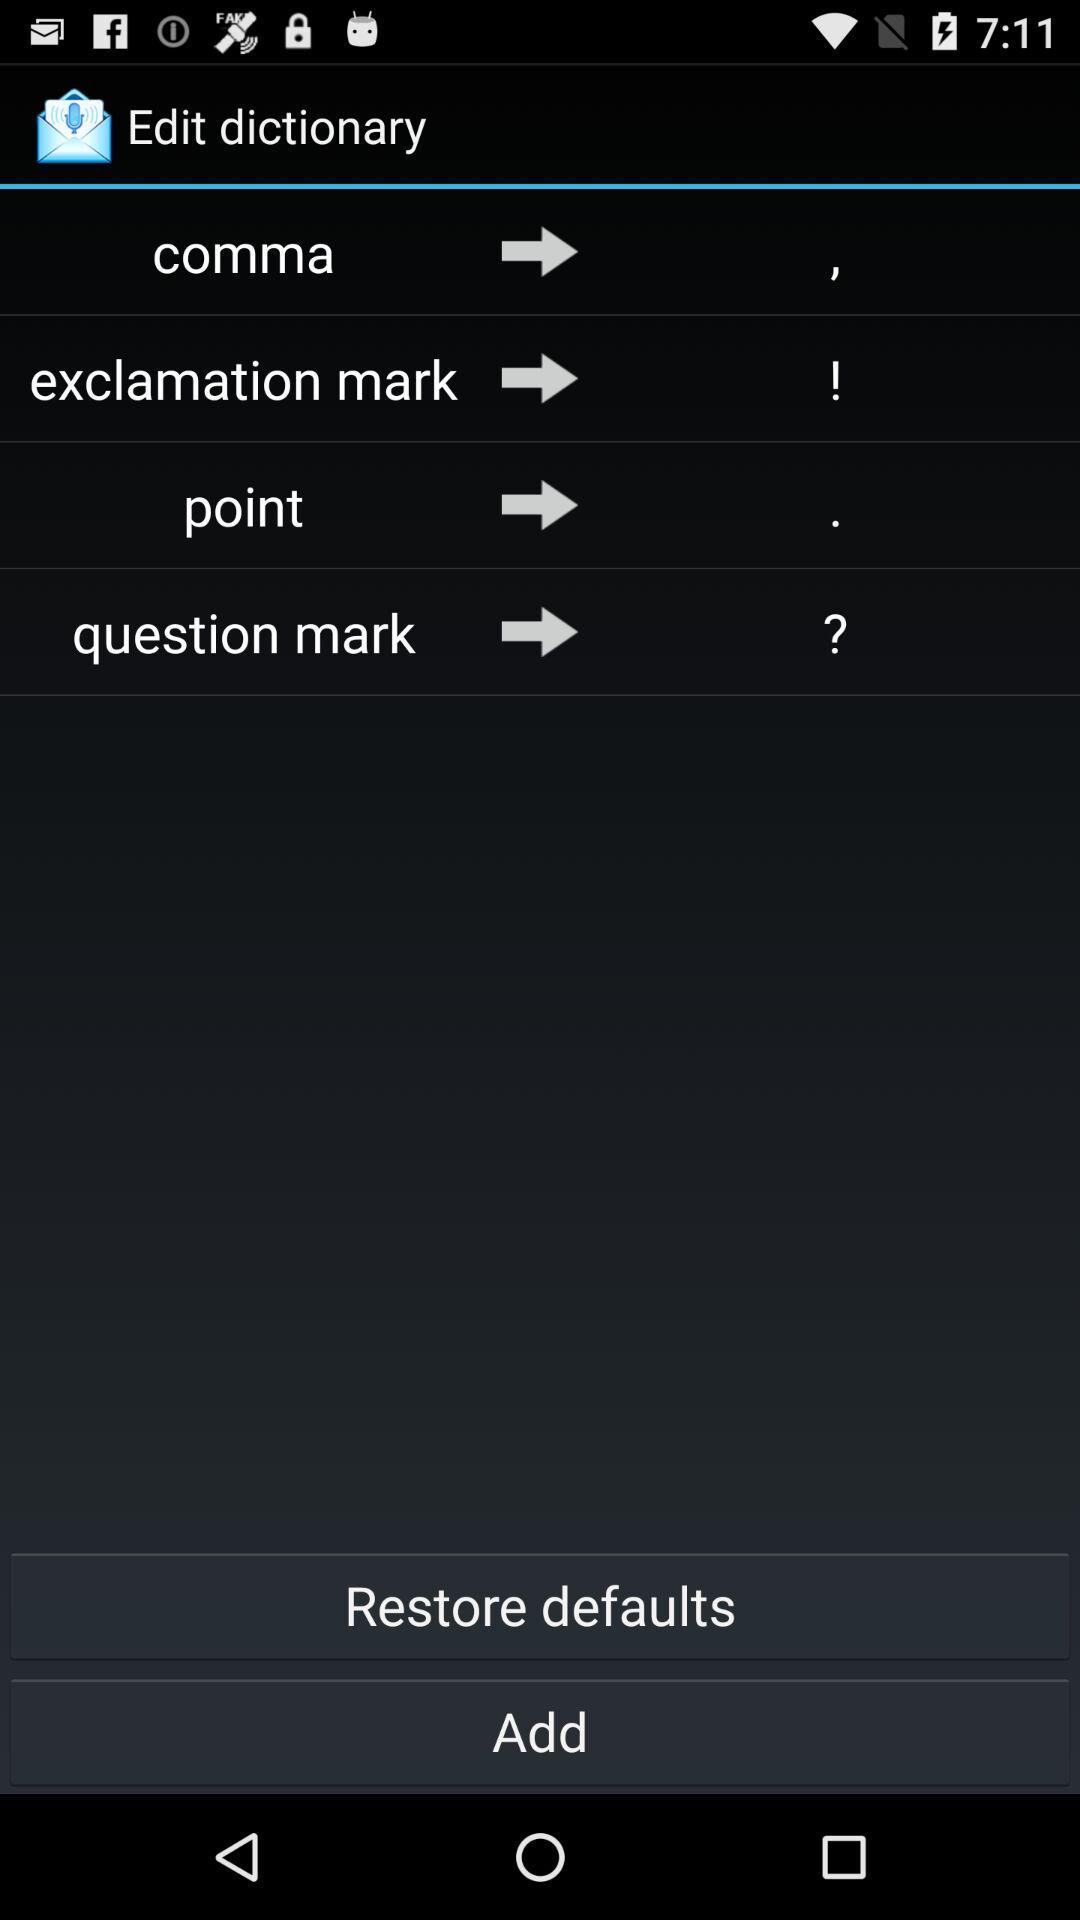 Image resolution: width=1080 pixels, height=1920 pixels. I want to click on the icon above the exclamation mark app, so click(540, 250).